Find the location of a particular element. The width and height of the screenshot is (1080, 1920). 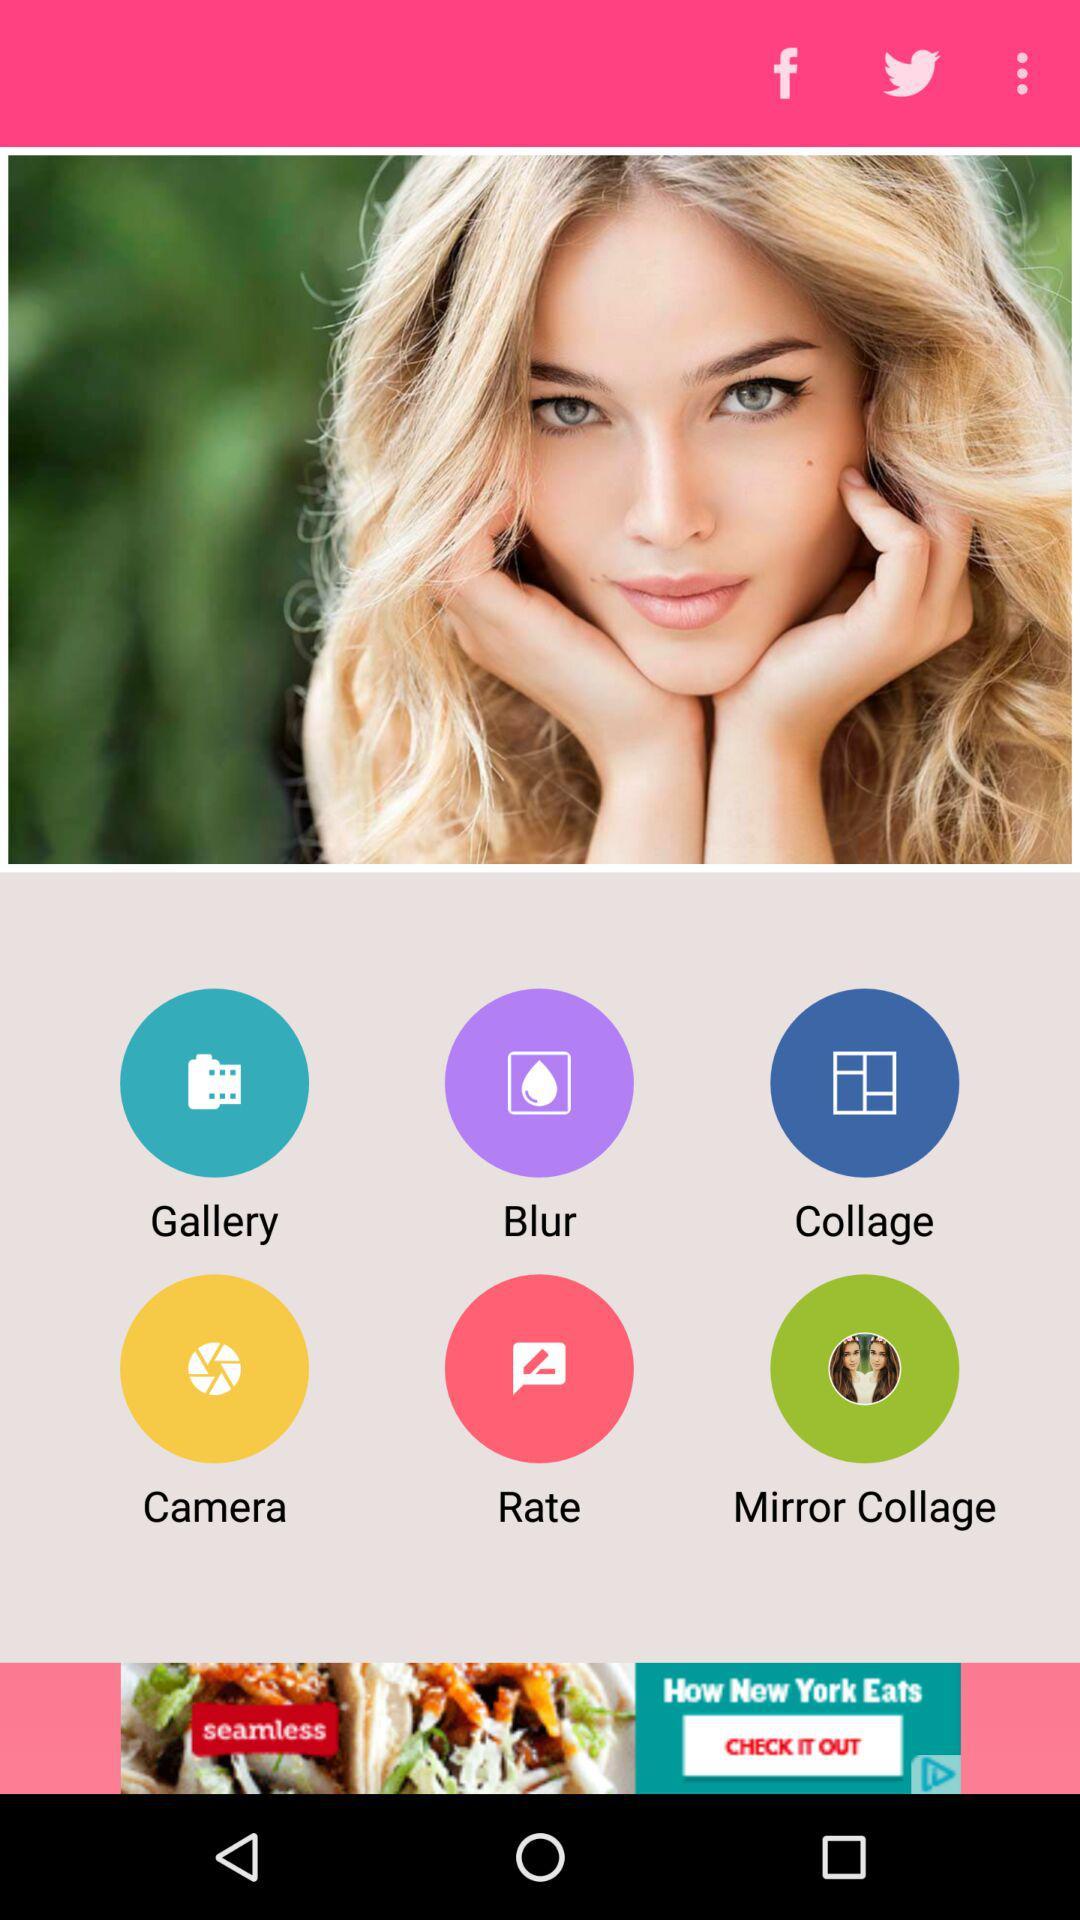

switch autoplay option is located at coordinates (863, 1082).